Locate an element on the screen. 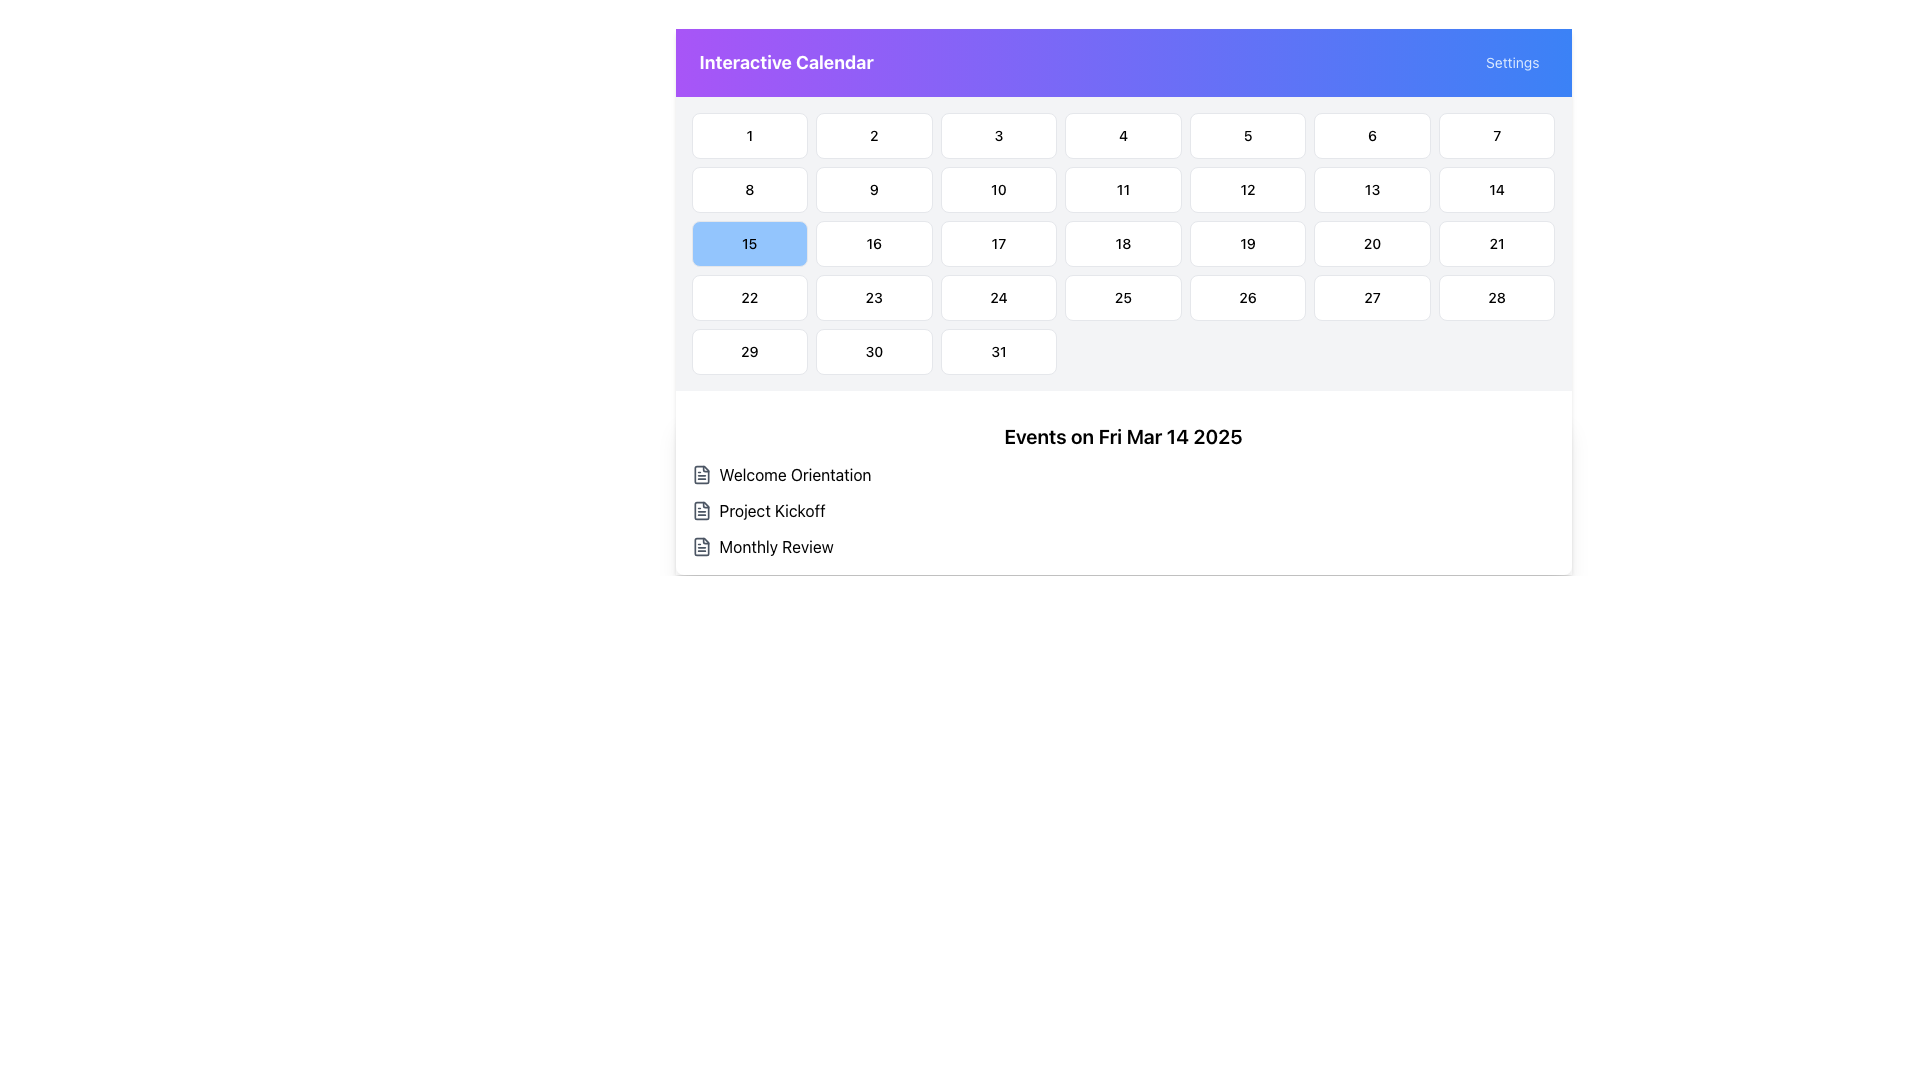 The image size is (1920, 1080). the static text displaying '15' which is bold and centered within a blue rounded rectangular background in the second column of the third row is located at coordinates (748, 242).